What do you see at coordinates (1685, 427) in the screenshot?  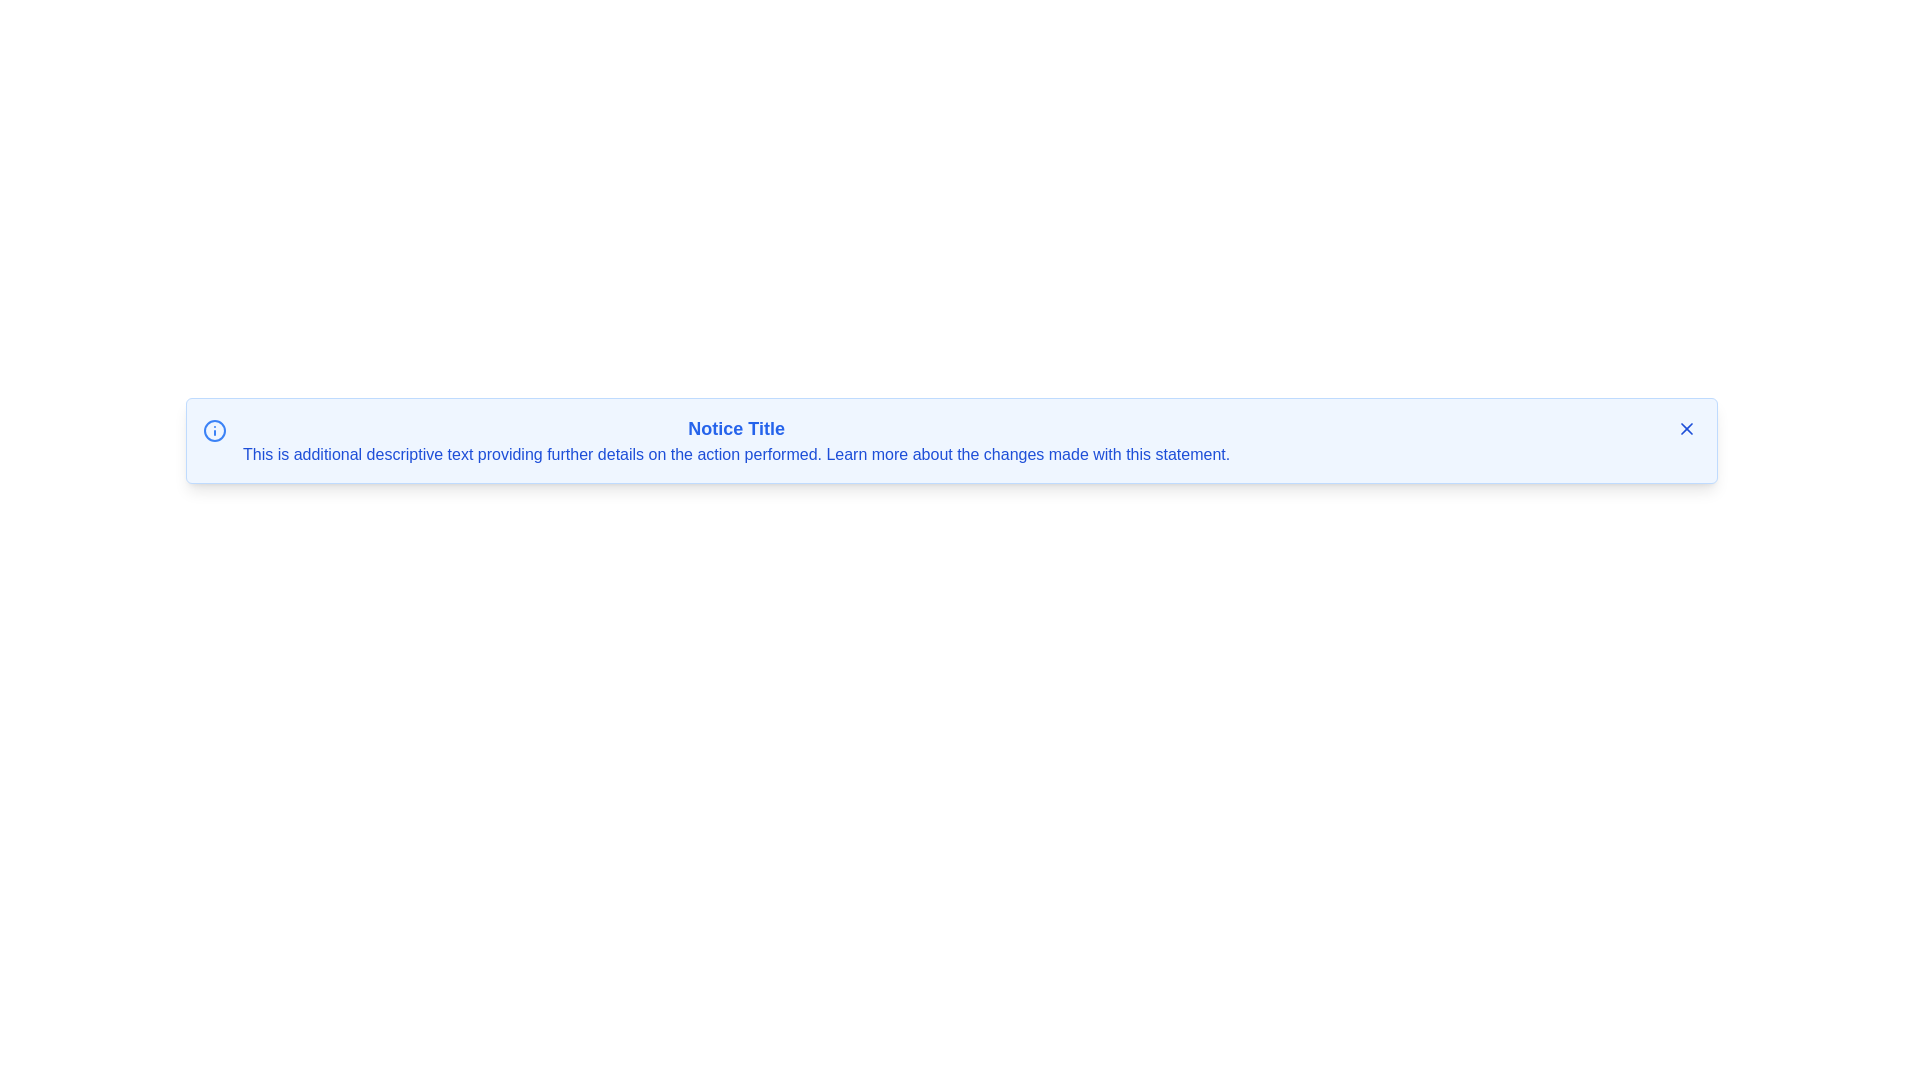 I see `close button to hide the notification` at bounding box center [1685, 427].